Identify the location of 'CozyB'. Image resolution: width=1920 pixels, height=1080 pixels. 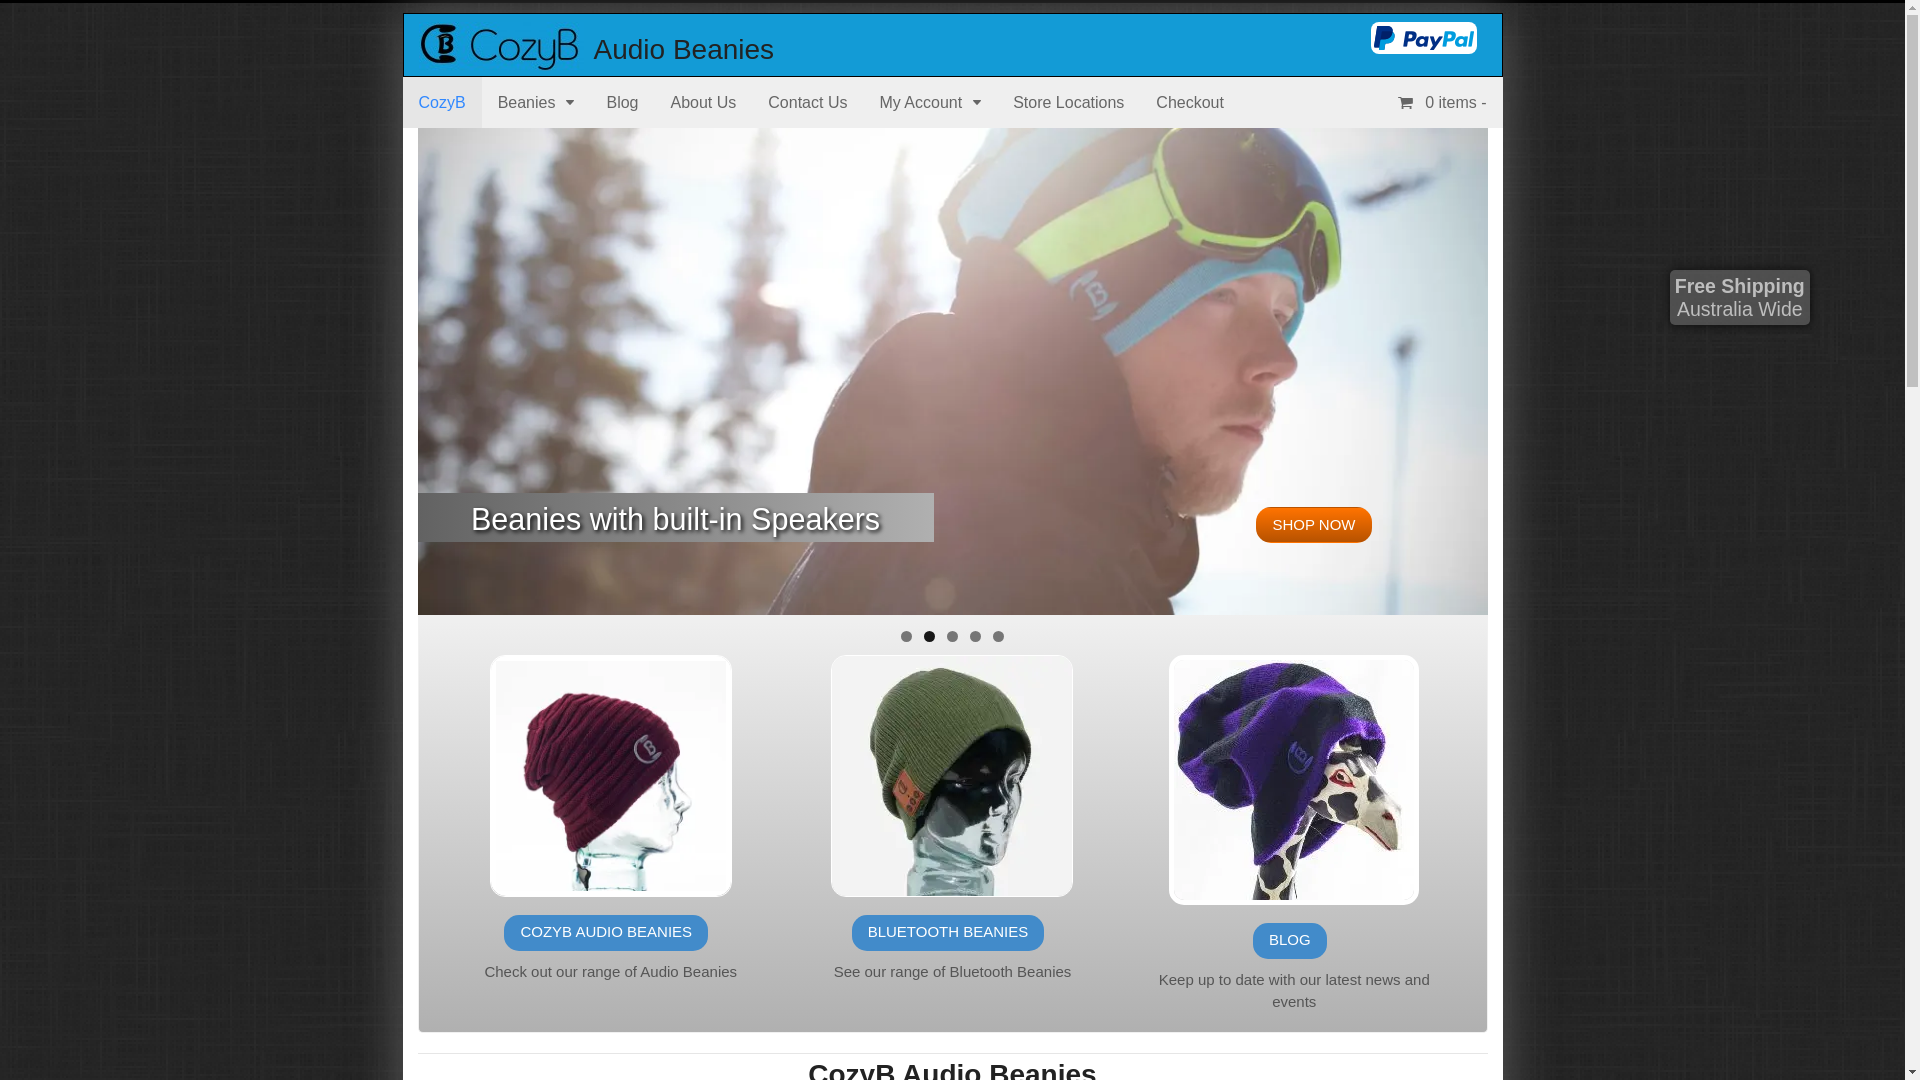
(440, 102).